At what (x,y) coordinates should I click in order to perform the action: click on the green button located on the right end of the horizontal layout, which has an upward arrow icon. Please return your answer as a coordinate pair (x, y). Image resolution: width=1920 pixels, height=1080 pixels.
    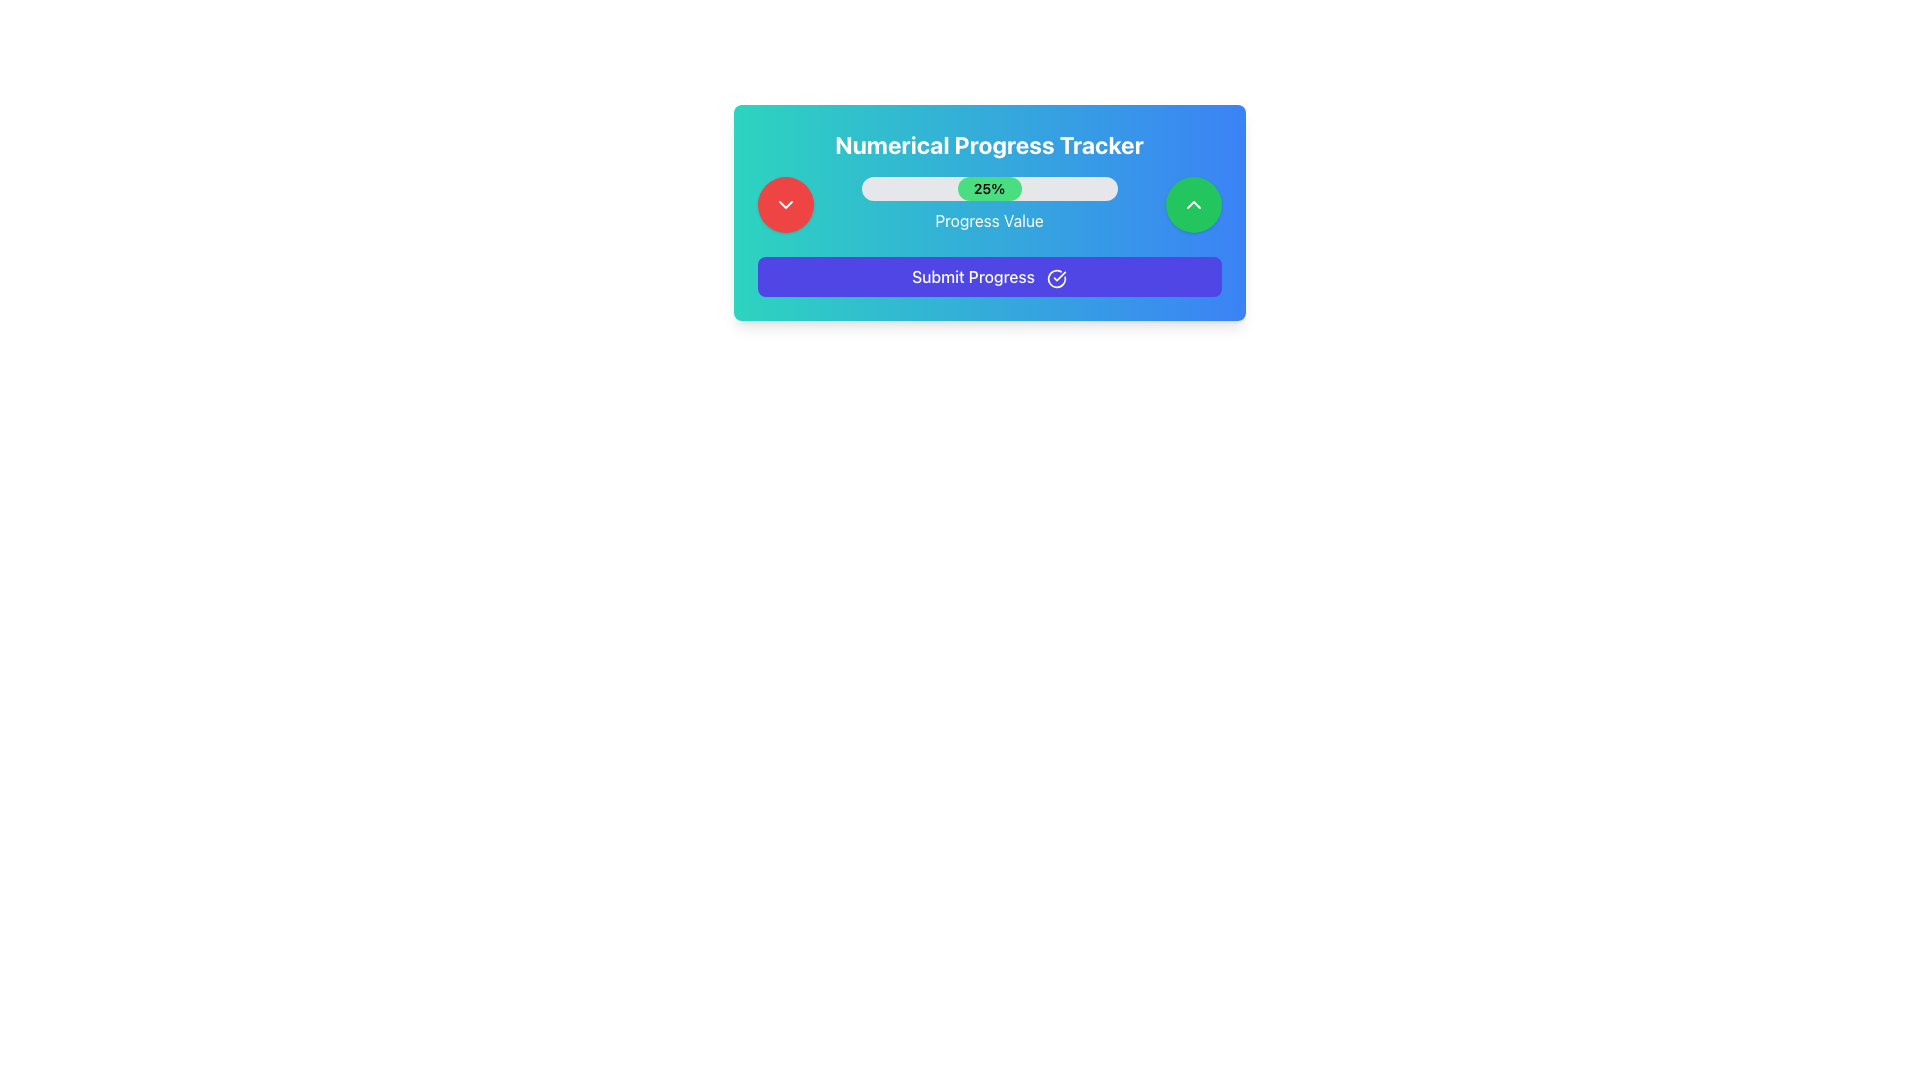
    Looking at the image, I should click on (1193, 204).